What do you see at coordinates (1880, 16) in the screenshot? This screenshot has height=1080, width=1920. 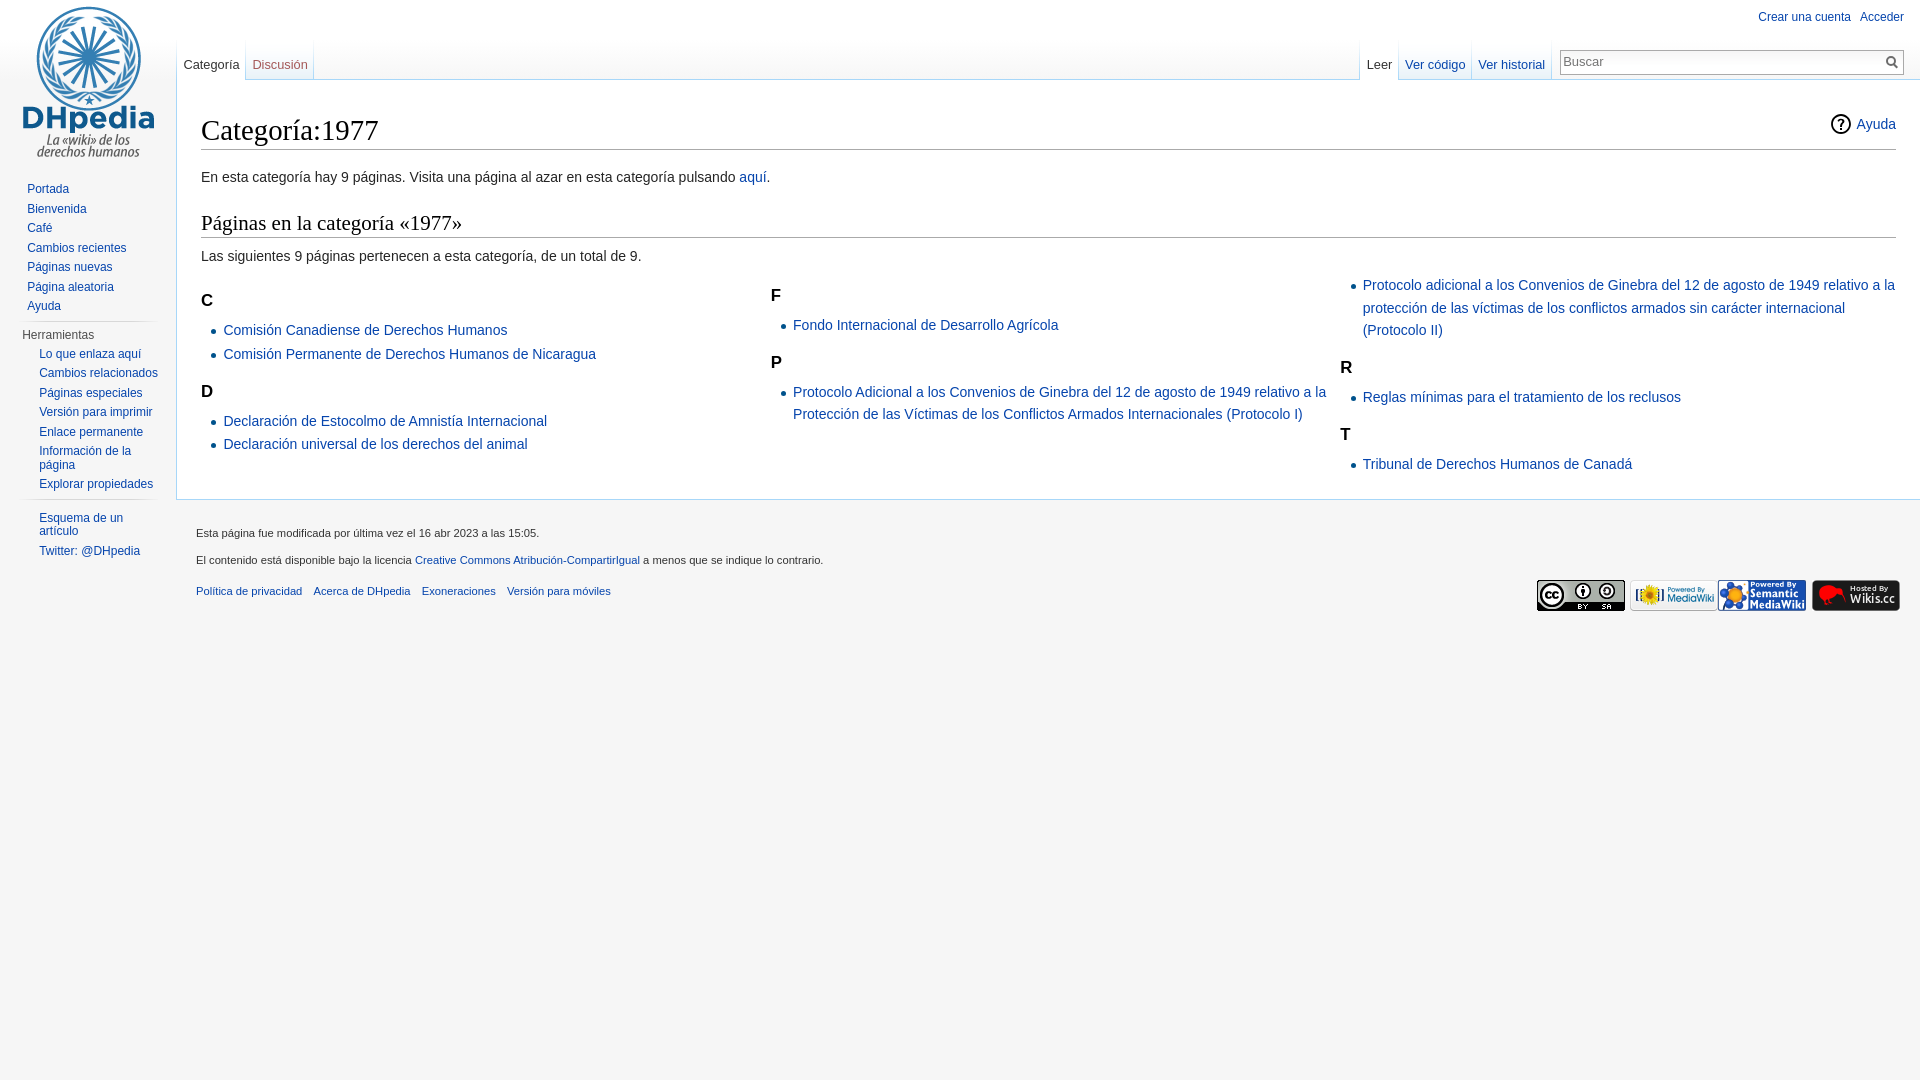 I see `'Acceder'` at bounding box center [1880, 16].